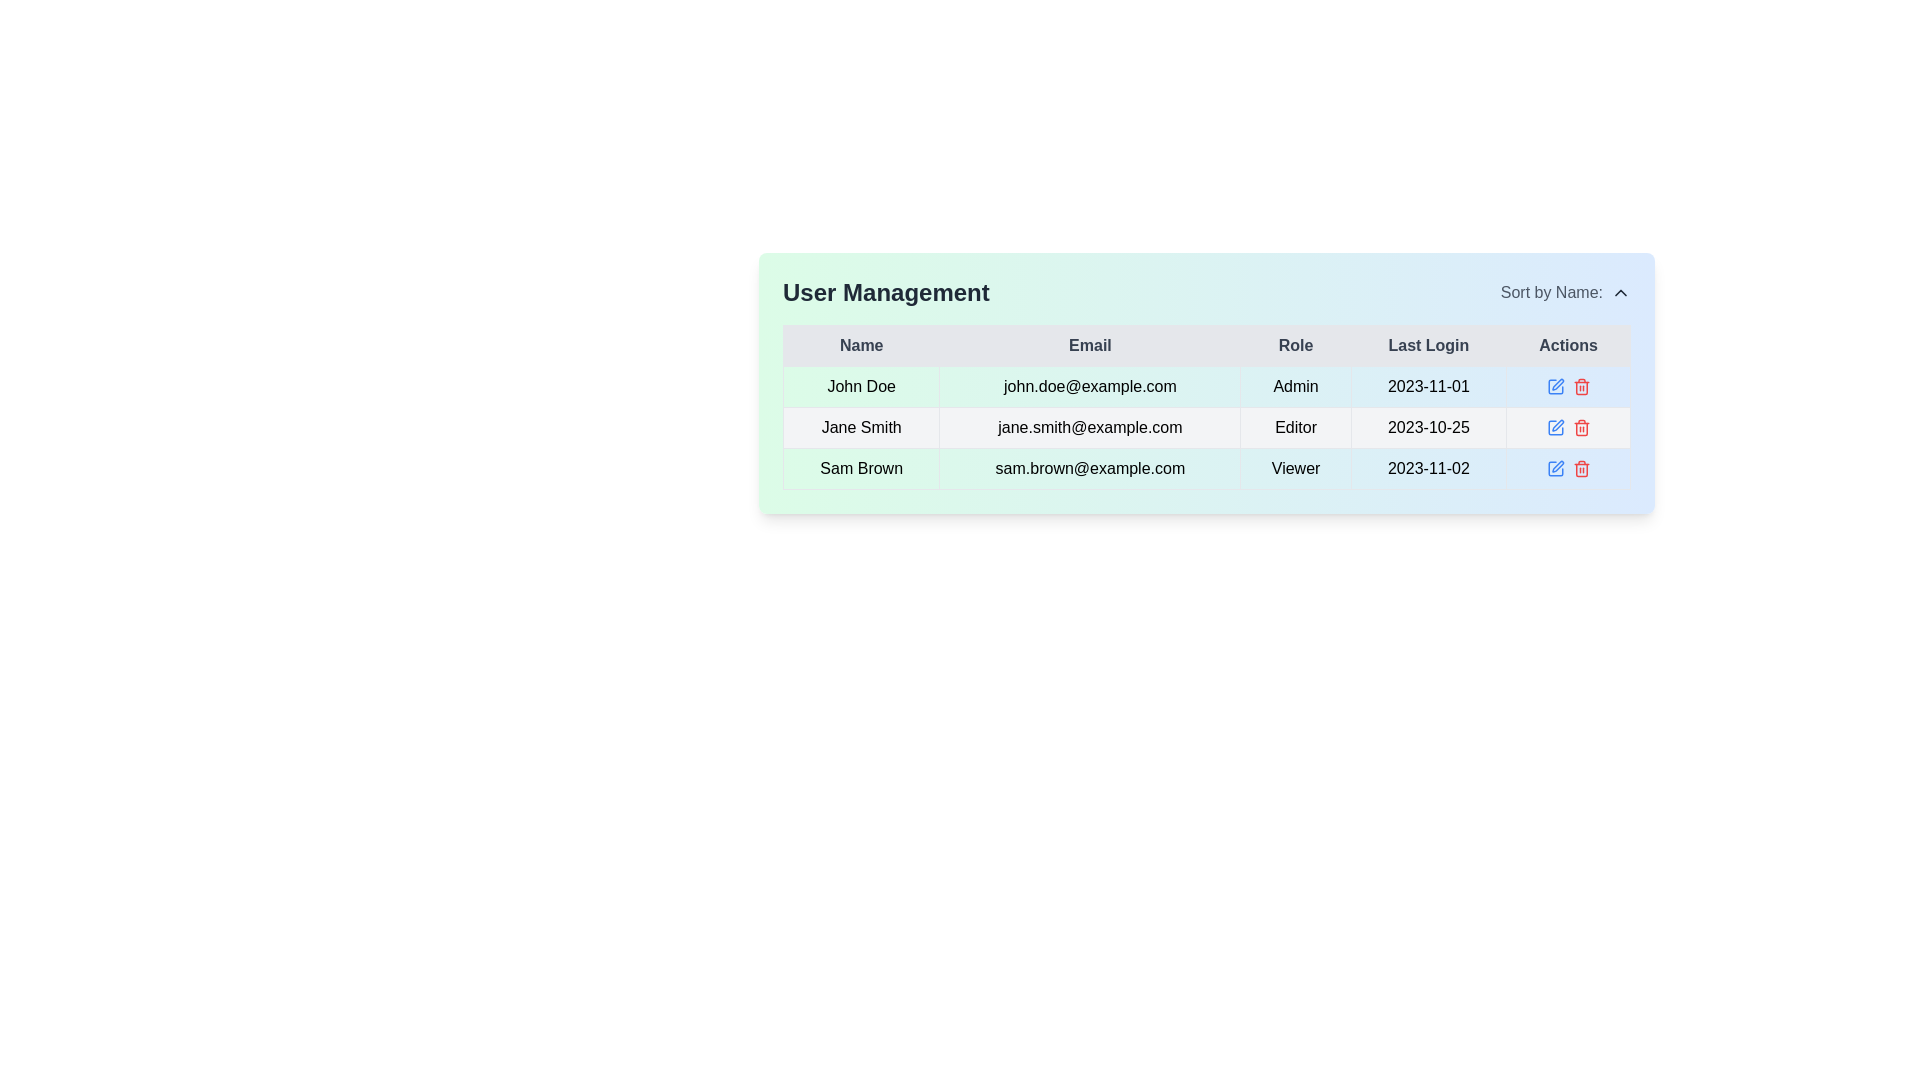 Image resolution: width=1920 pixels, height=1080 pixels. Describe the element at coordinates (861, 386) in the screenshot. I see `the static text displaying the user's name in the user details table, which is the first entry in the 'Name' column` at that location.